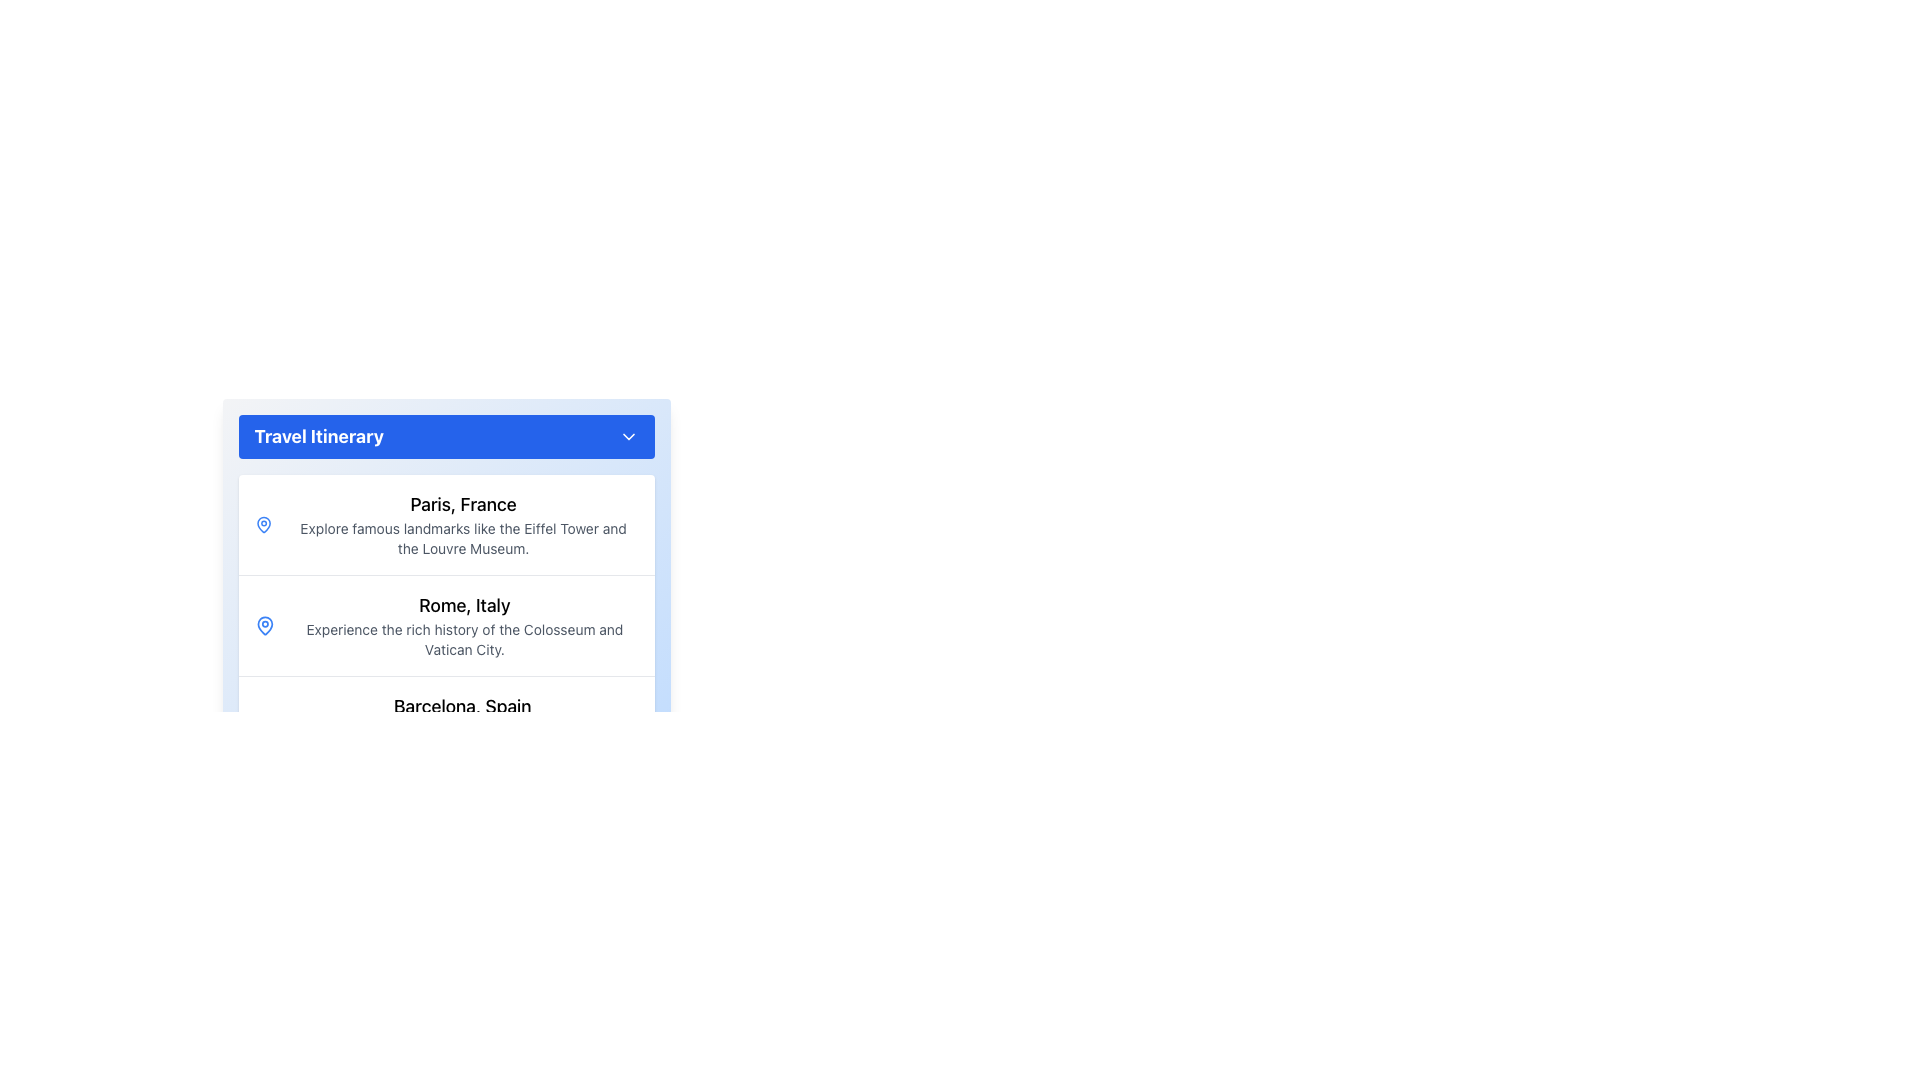 This screenshot has height=1080, width=1920. What do you see at coordinates (262, 523) in the screenshot?
I see `the blue outline map pin icon that is second in the vertical sequence, next to the text 'Rome, Italy'` at bounding box center [262, 523].